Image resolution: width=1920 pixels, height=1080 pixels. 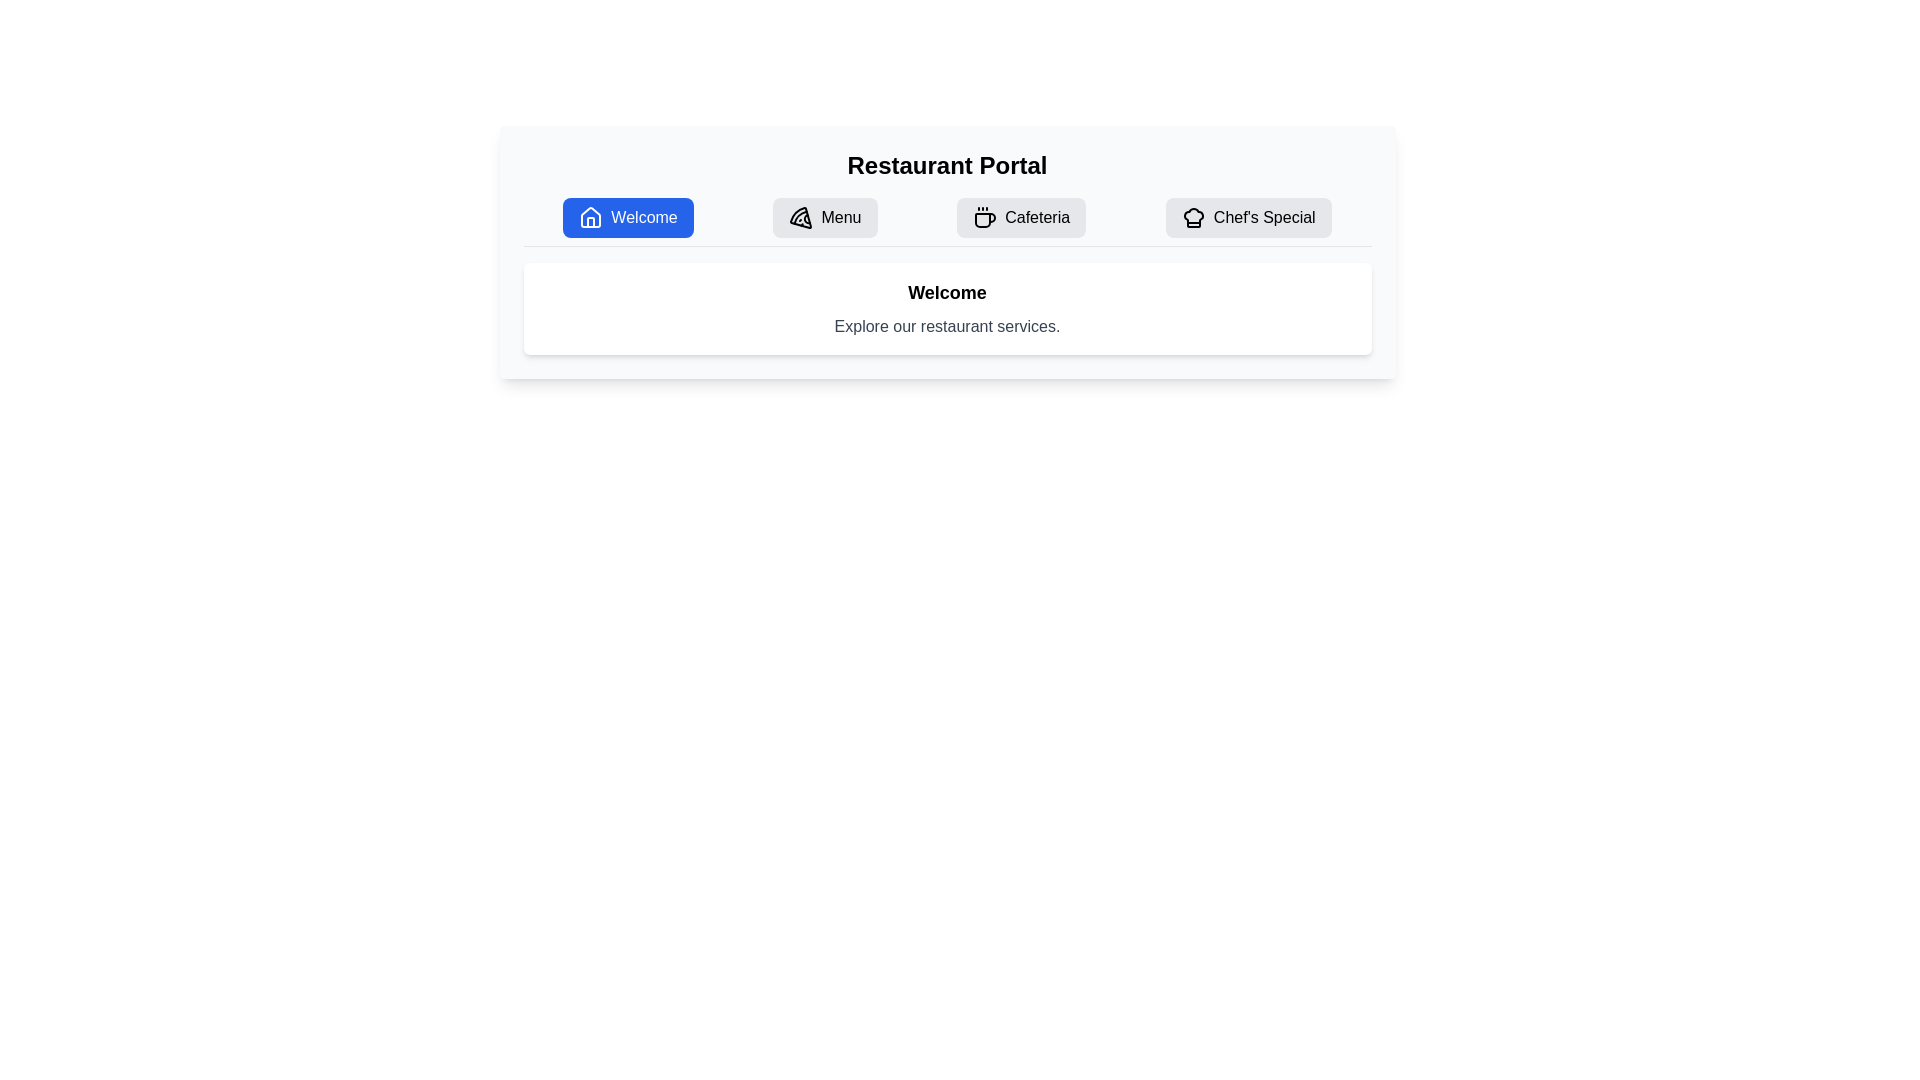 I want to click on the 'Cafeteria' button, which is a text label in a light gray rounded rectangle within the navigation menu, so click(x=1037, y=218).